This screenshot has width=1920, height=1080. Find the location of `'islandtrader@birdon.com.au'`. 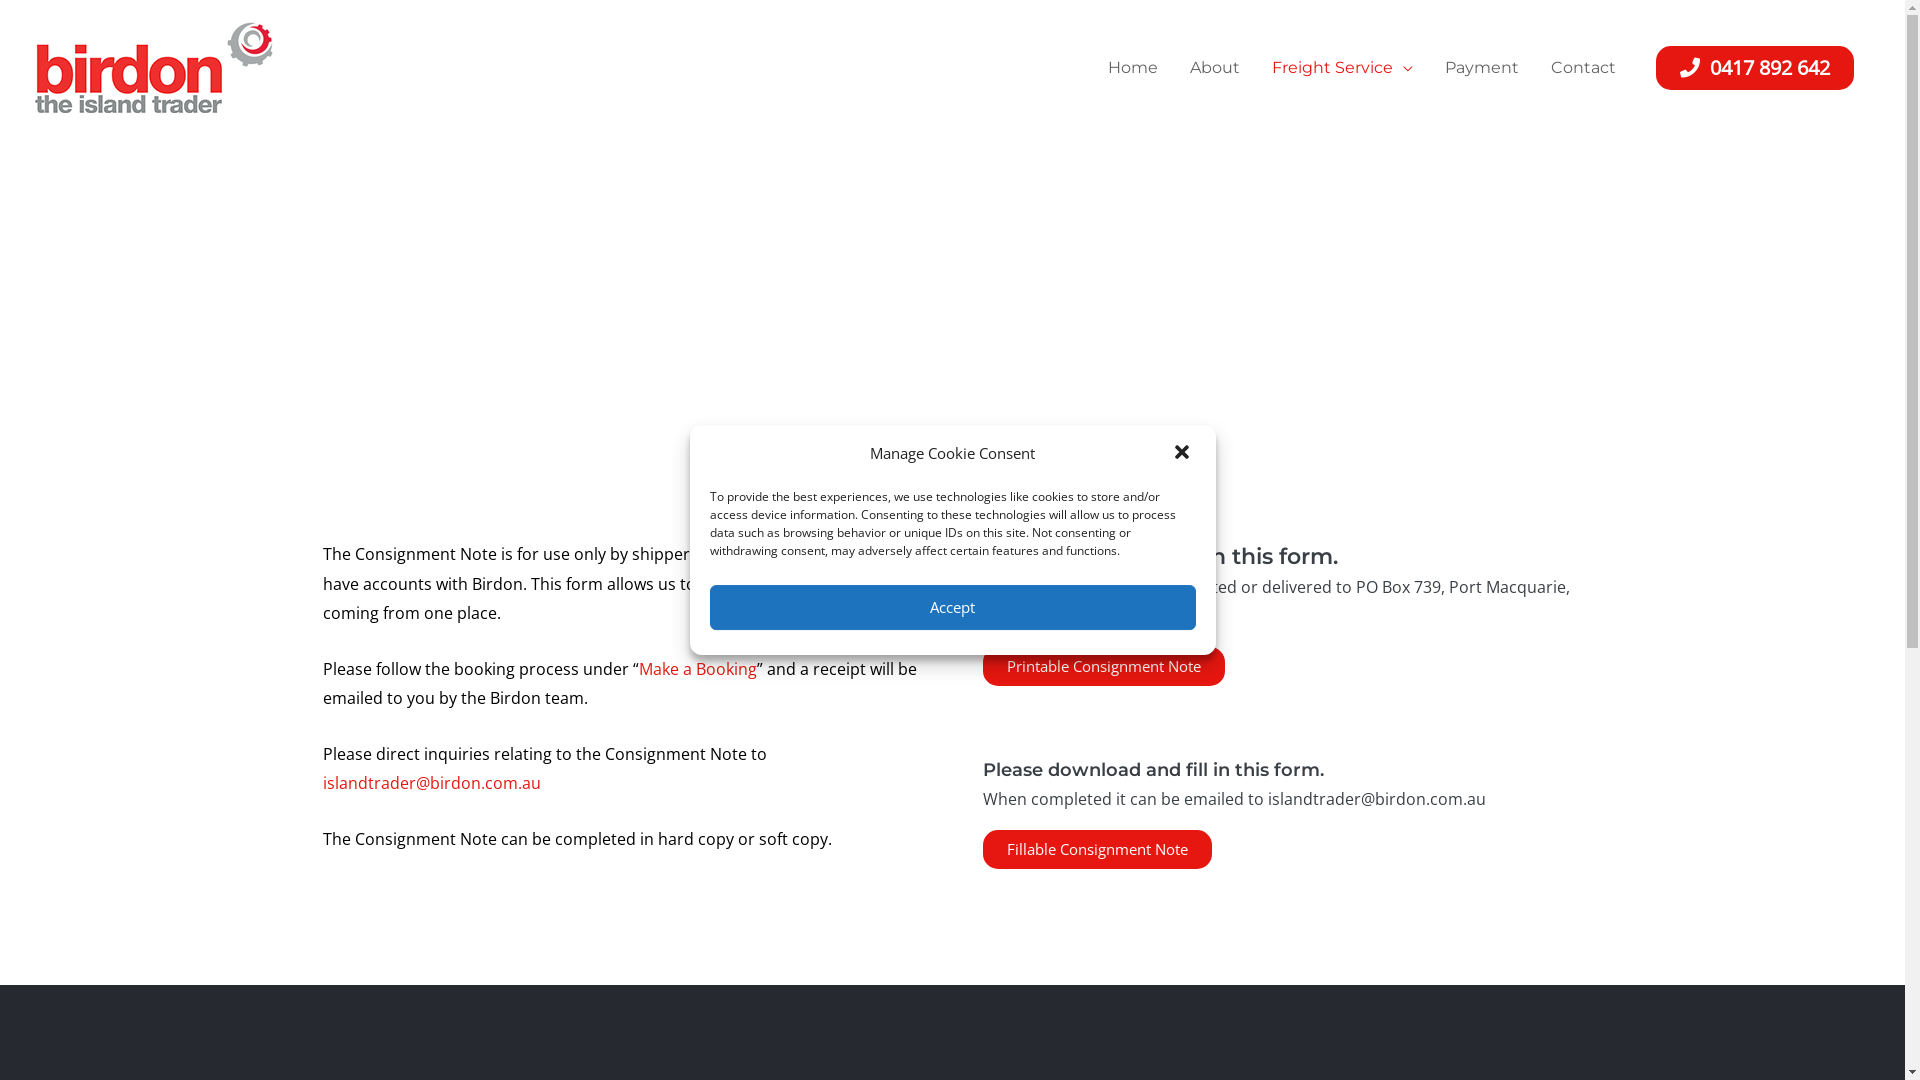

'islandtrader@birdon.com.au' is located at coordinates (430, 782).